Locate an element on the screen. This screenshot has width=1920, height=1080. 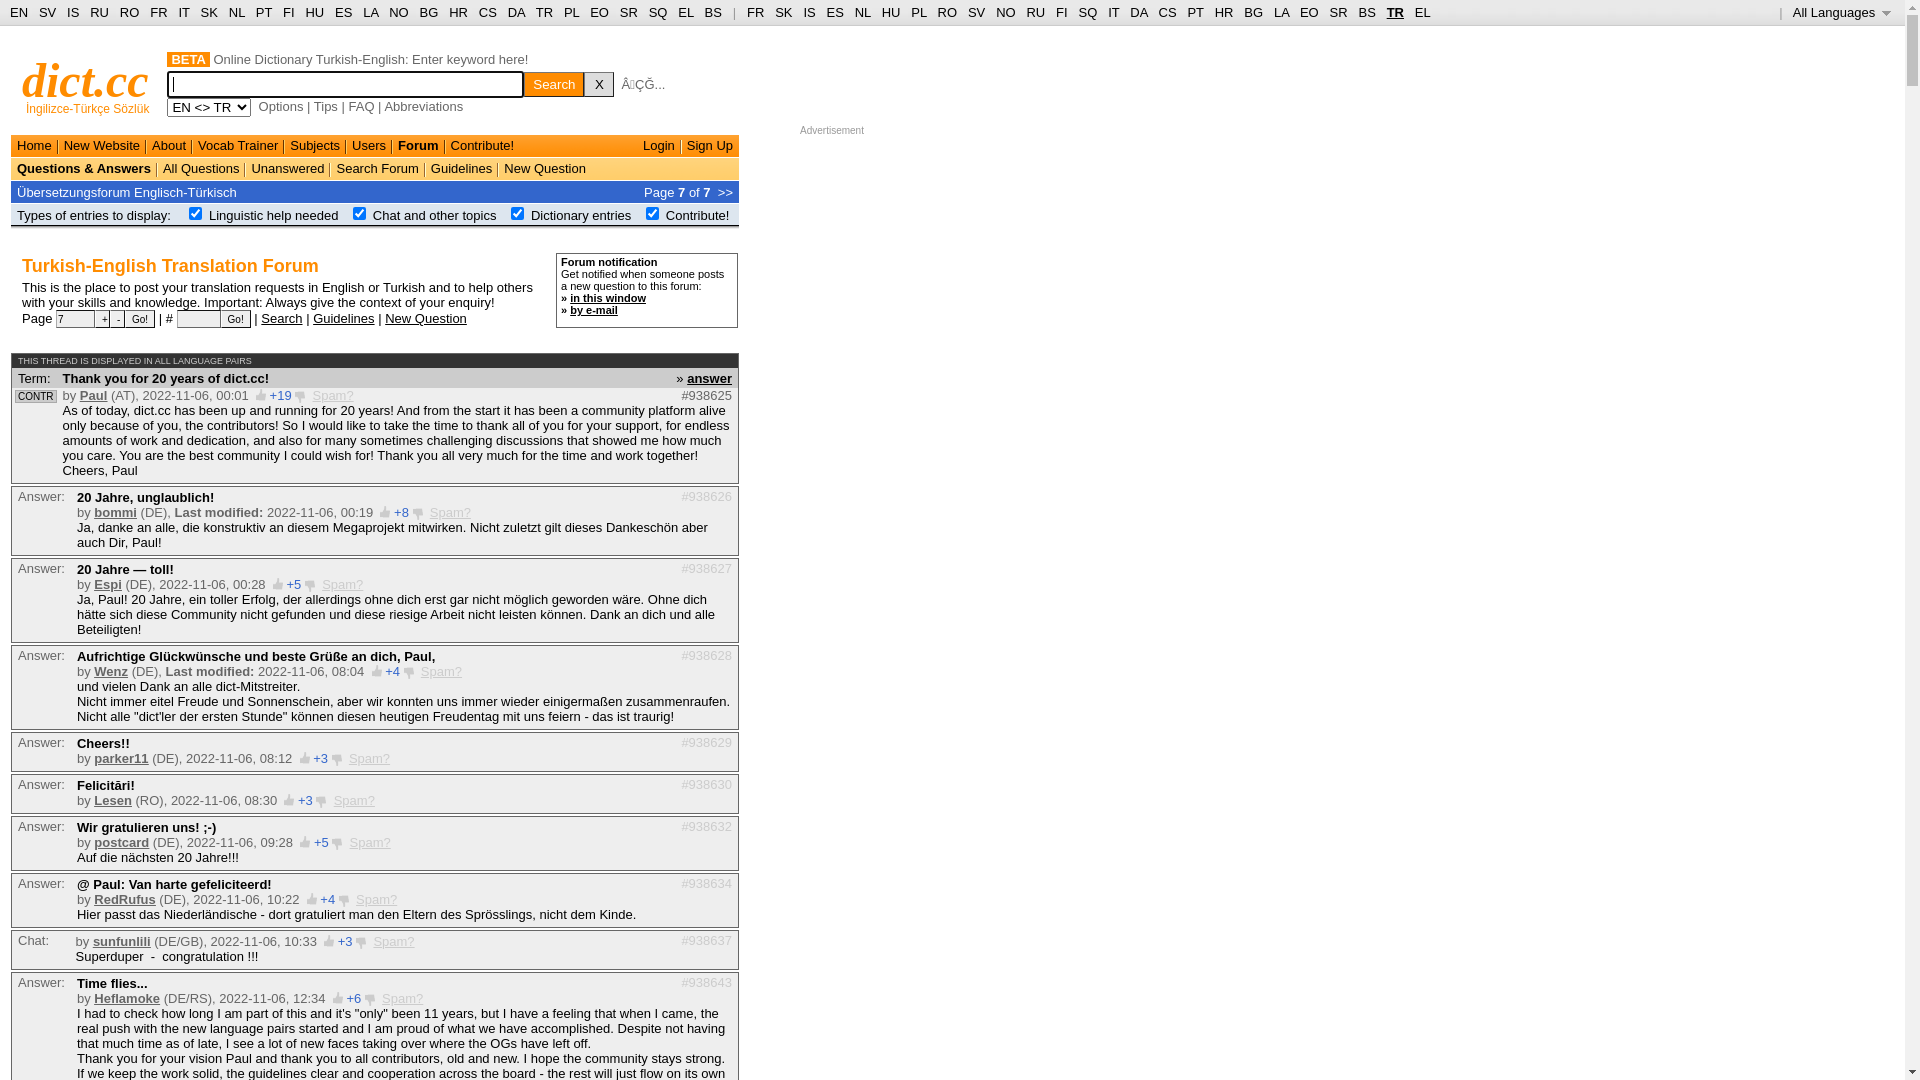
'EO' is located at coordinates (598, 12).